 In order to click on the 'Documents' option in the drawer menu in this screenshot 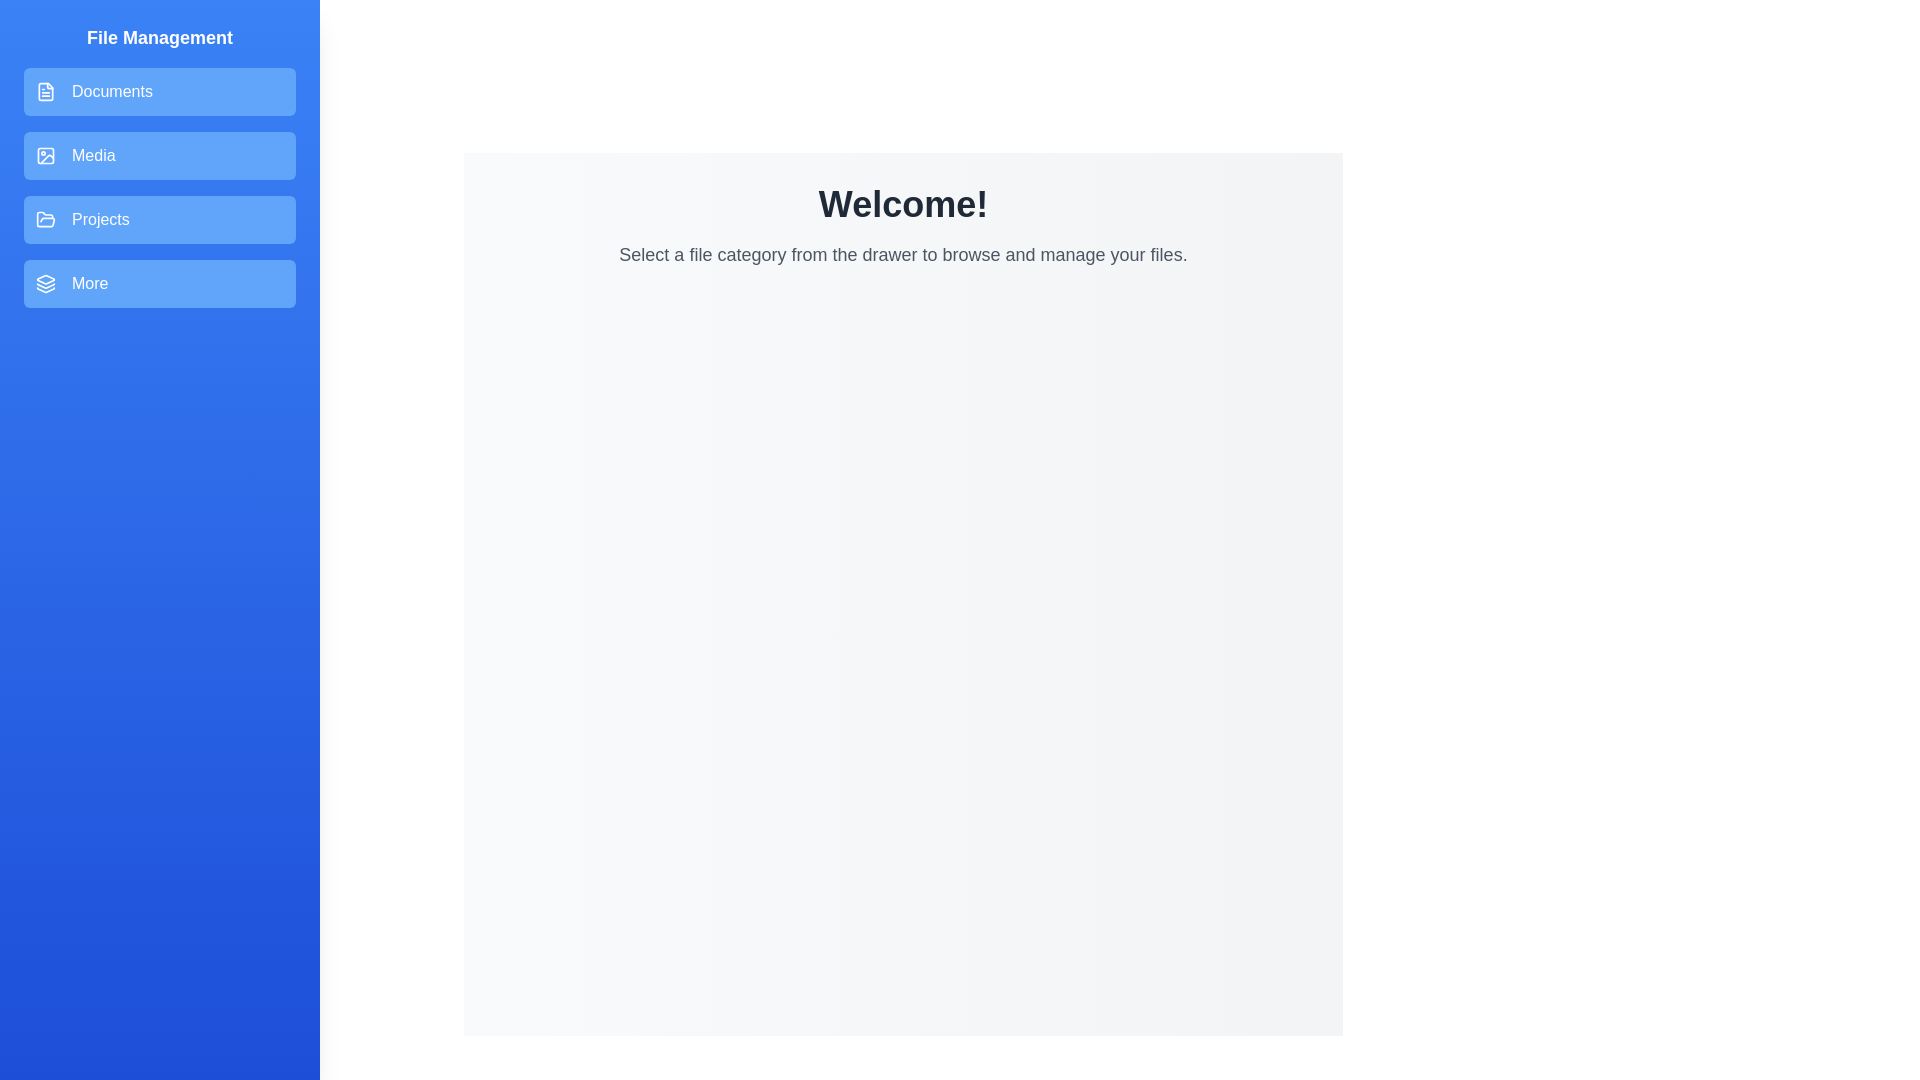, I will do `click(158, 92)`.